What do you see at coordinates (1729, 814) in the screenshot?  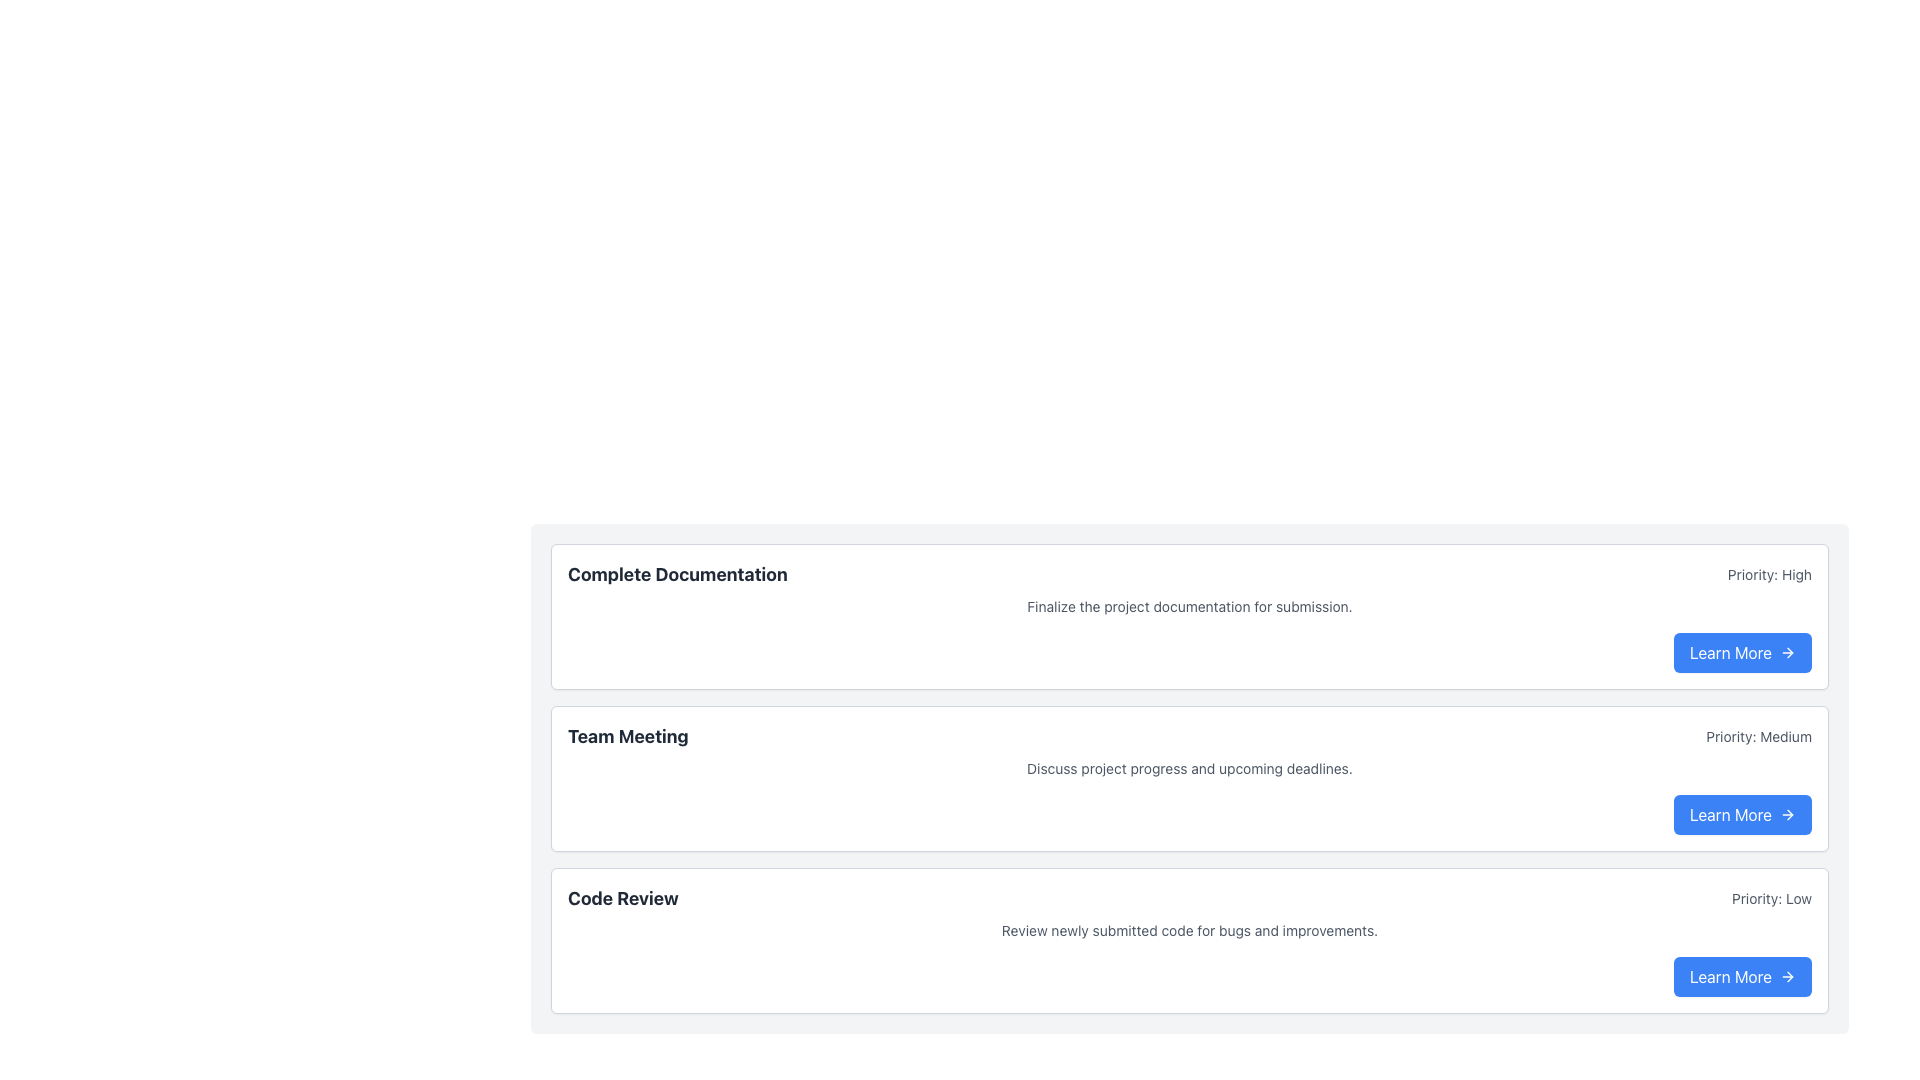 I see `the button located in the third row of the list interface, aligned to the right end next to the 'Priority: Low' indicator` at bounding box center [1729, 814].